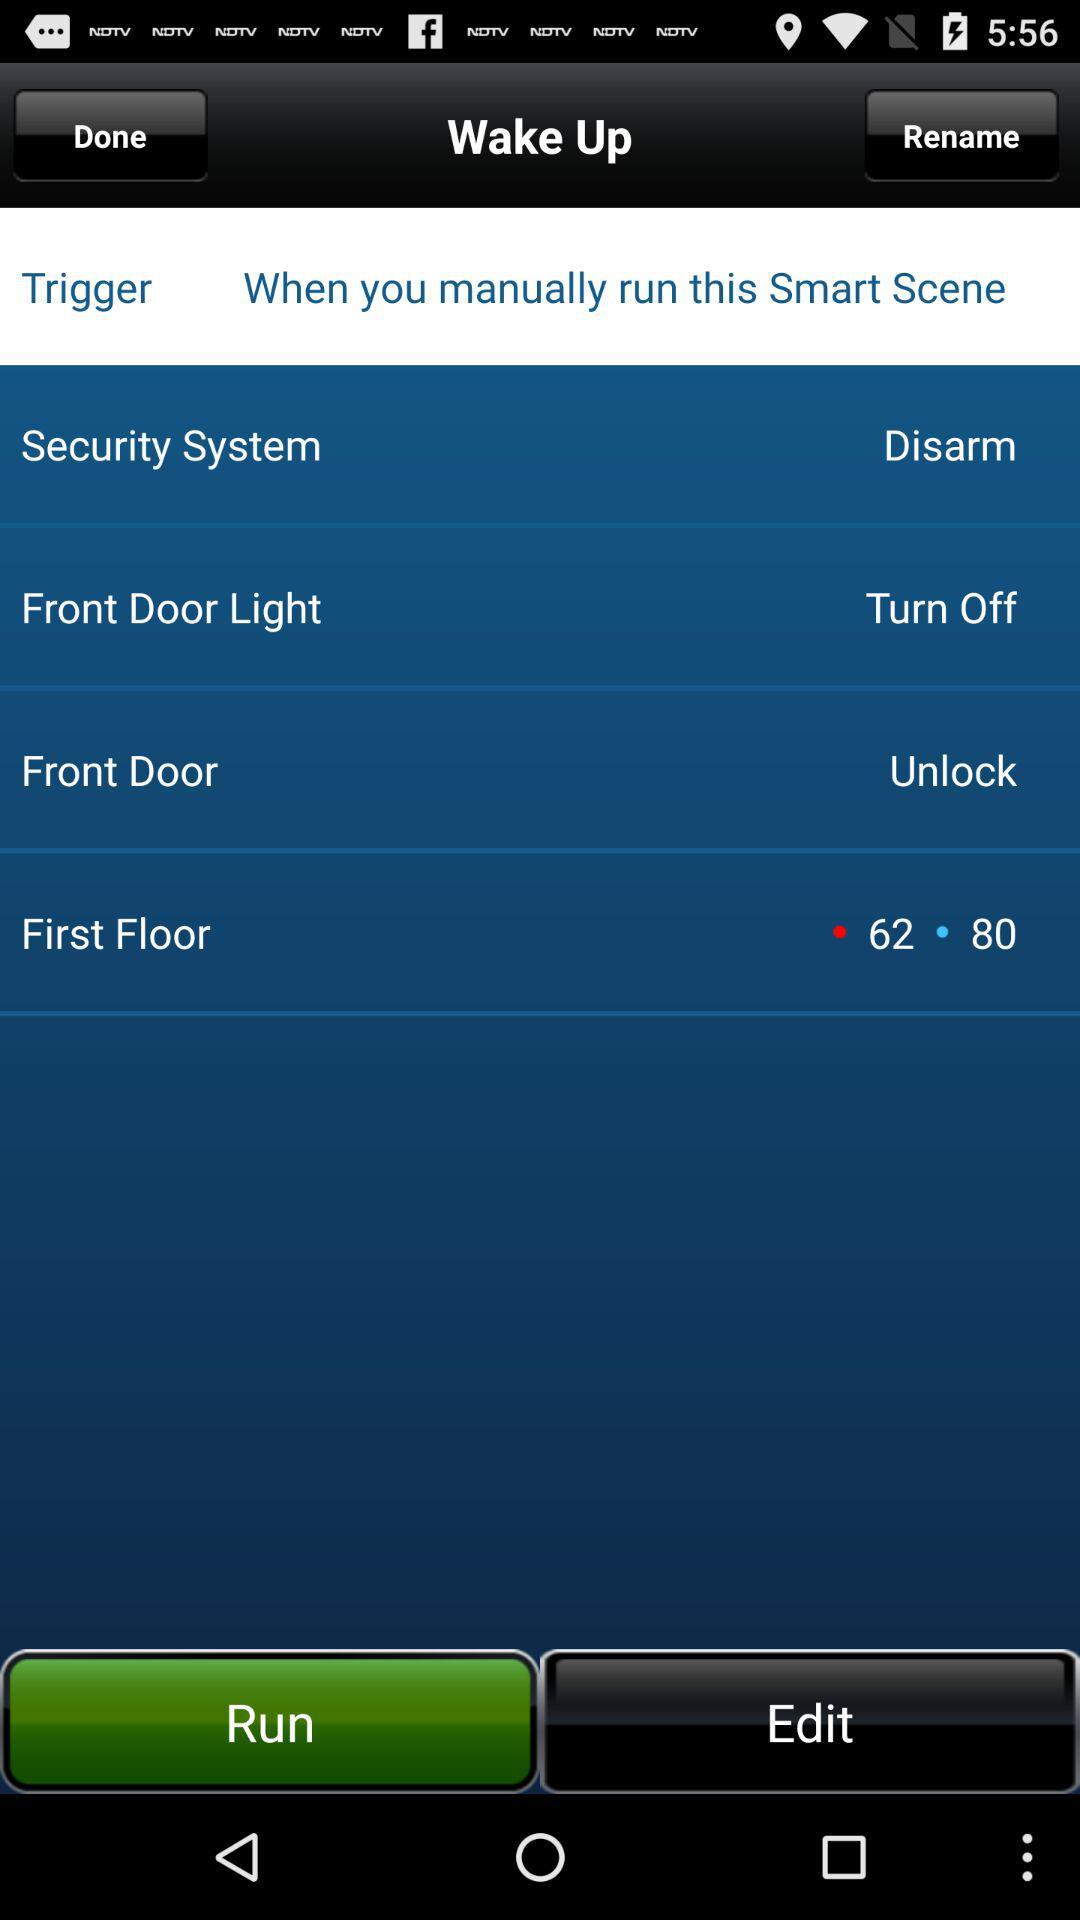  I want to click on the icon to the left of 80 item, so click(942, 930).